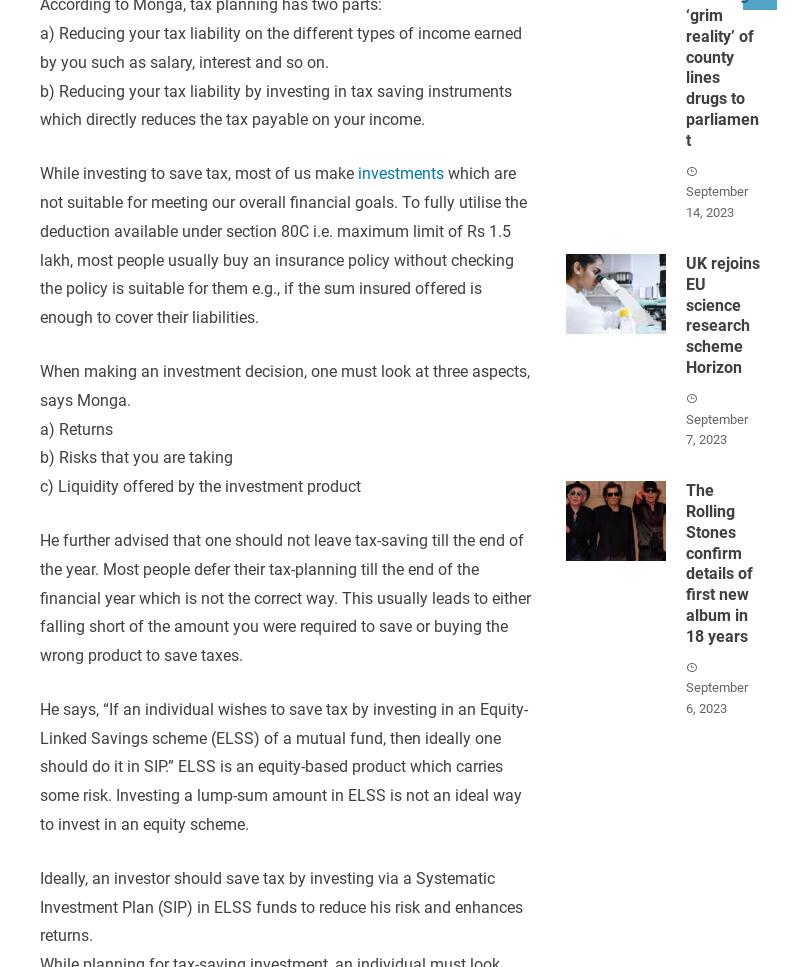  I want to click on 'The Rolling Stones confirm details of first new album in 18 years', so click(684, 561).